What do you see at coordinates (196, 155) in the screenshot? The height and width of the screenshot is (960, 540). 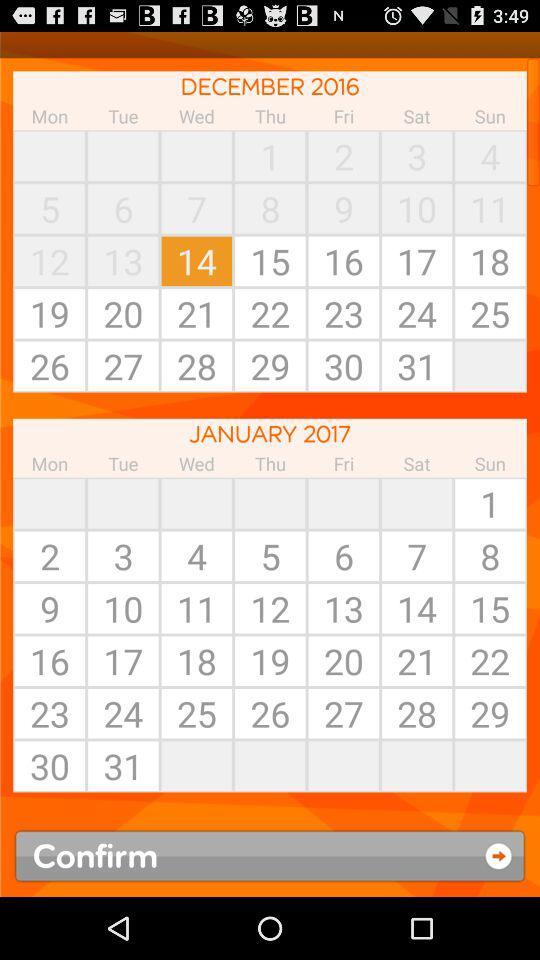 I see `the app next to the thu icon` at bounding box center [196, 155].